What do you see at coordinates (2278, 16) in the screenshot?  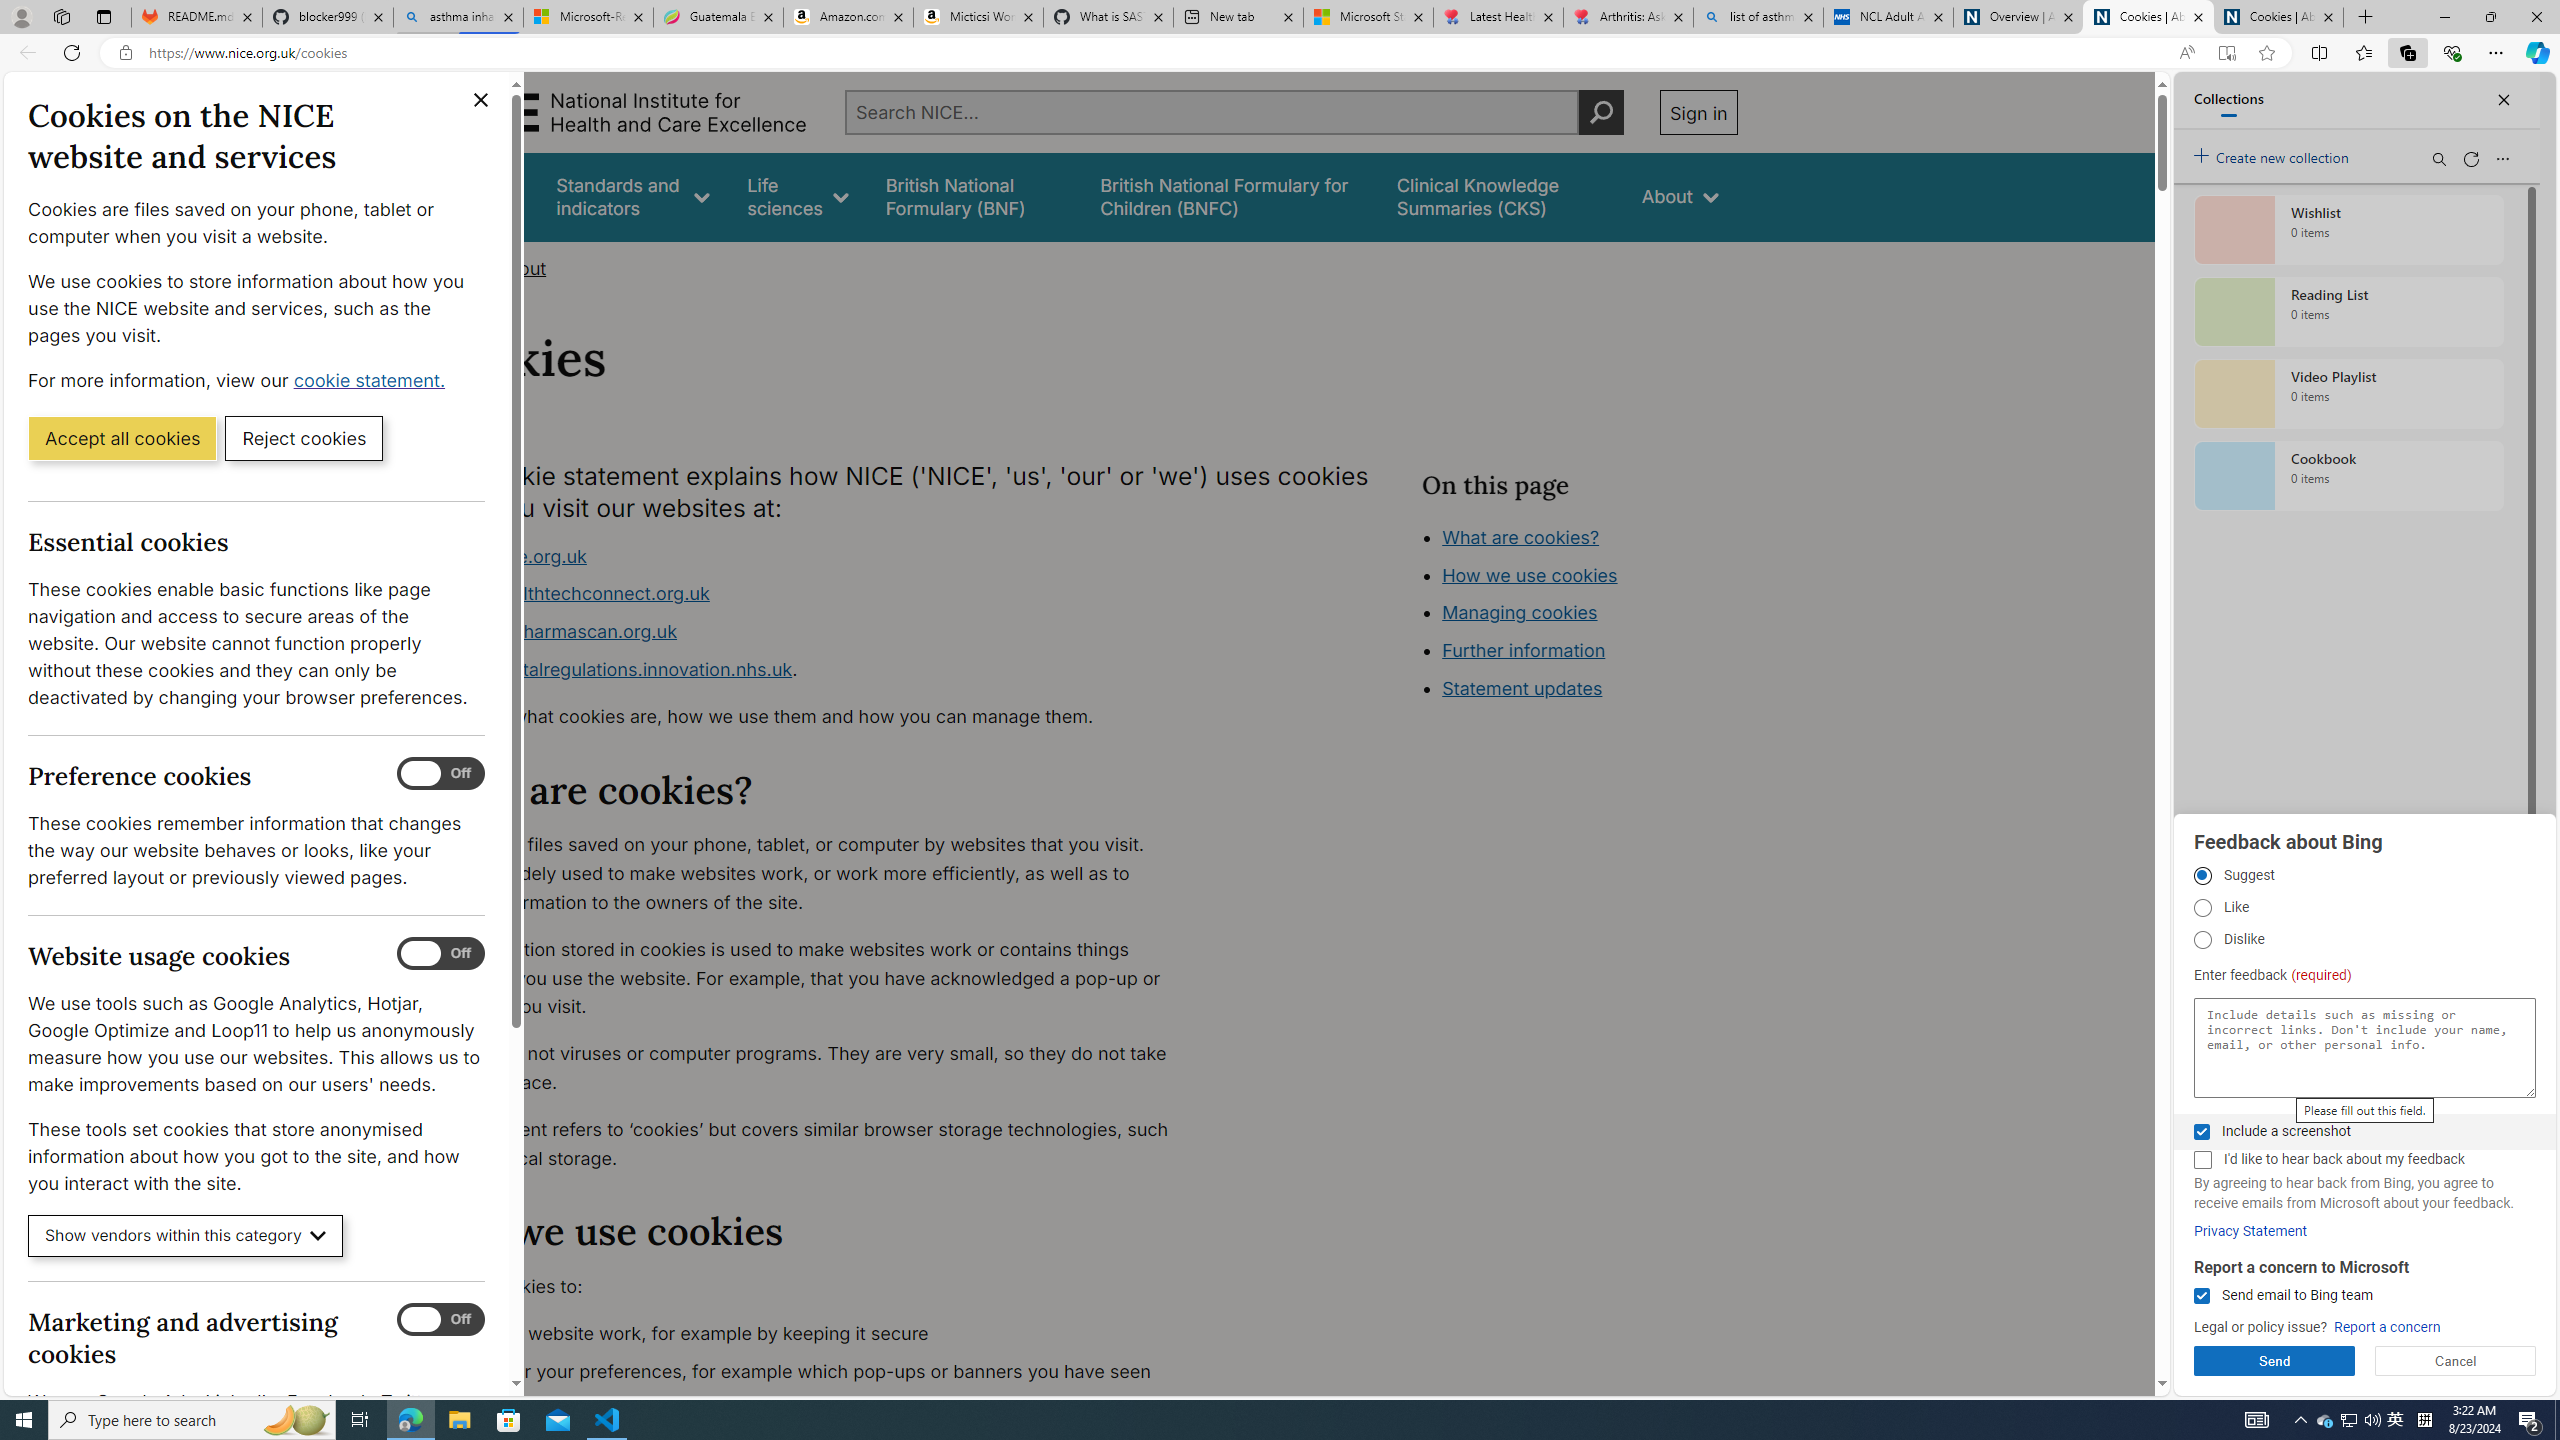 I see `'Cookies | About | NICE'` at bounding box center [2278, 16].